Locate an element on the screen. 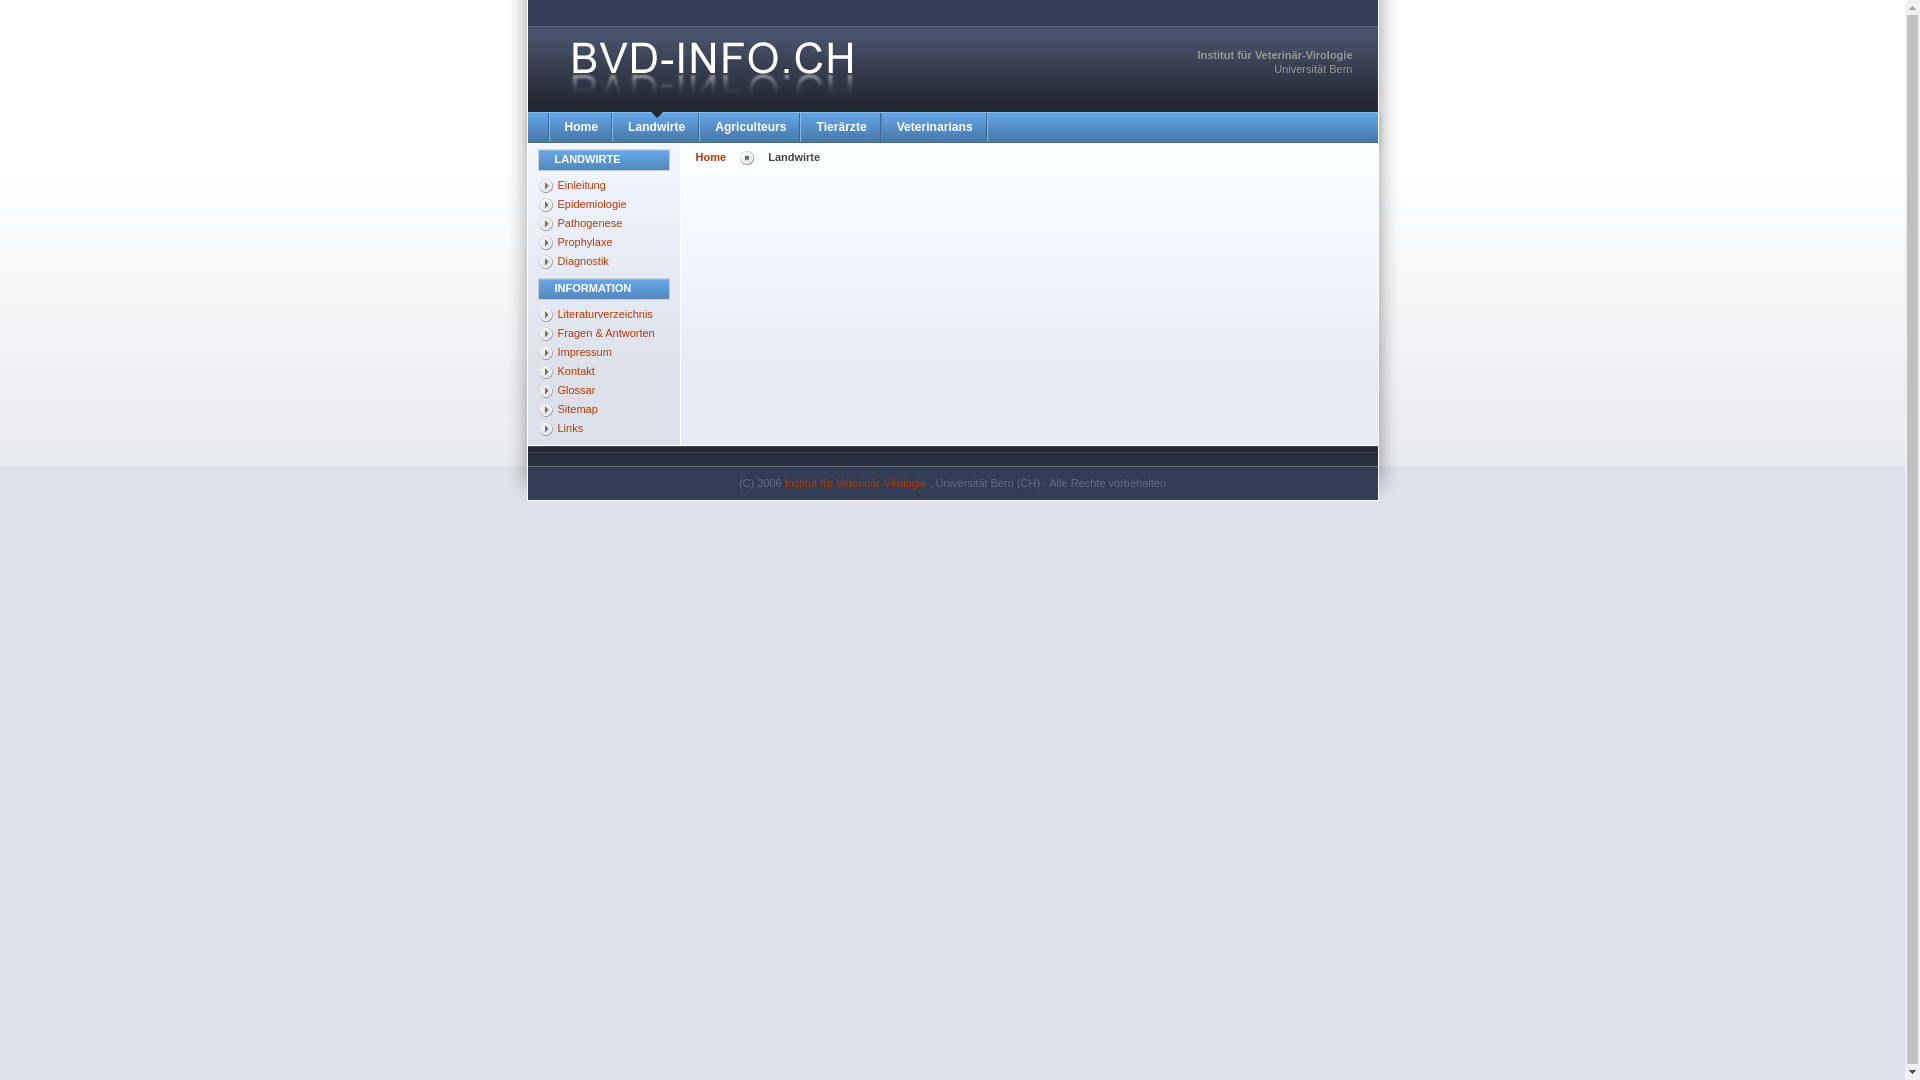  'Kontakt' is located at coordinates (603, 371).